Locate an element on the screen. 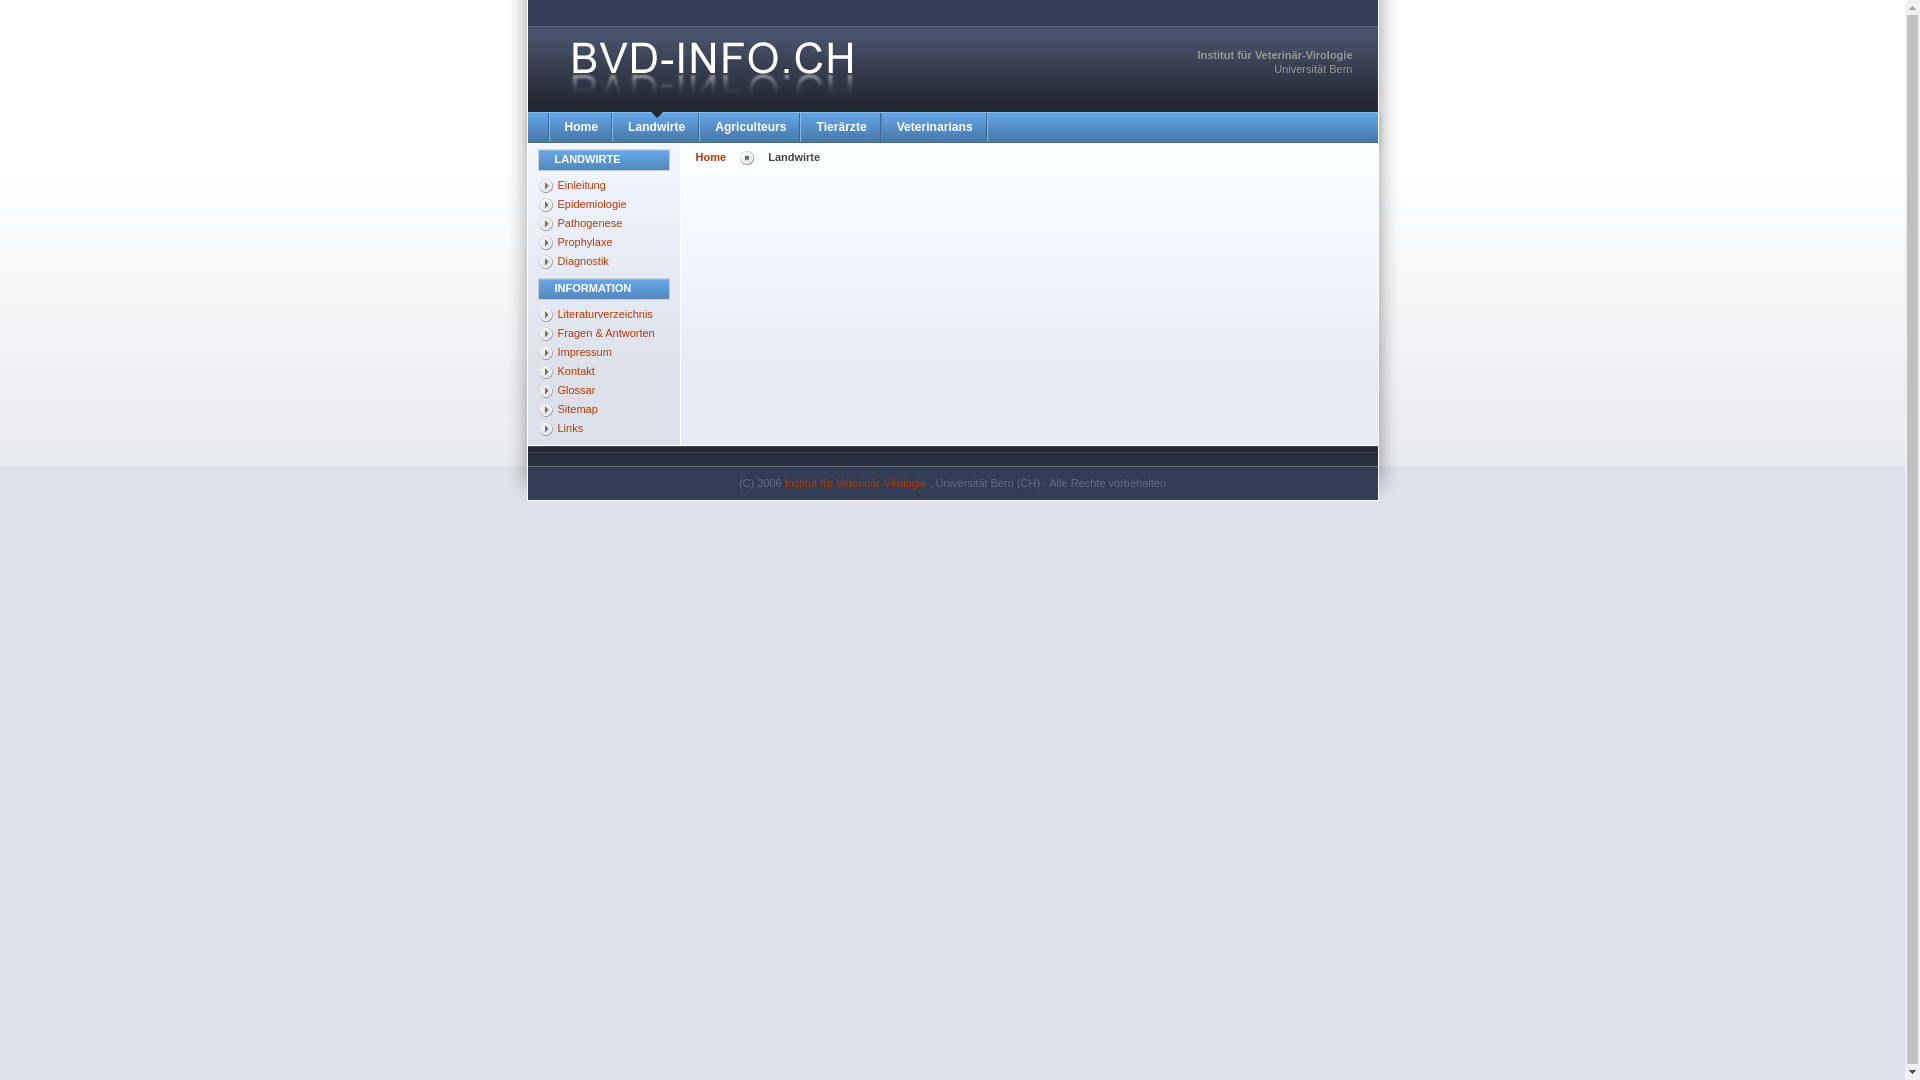  'Kontakt' is located at coordinates (603, 371).